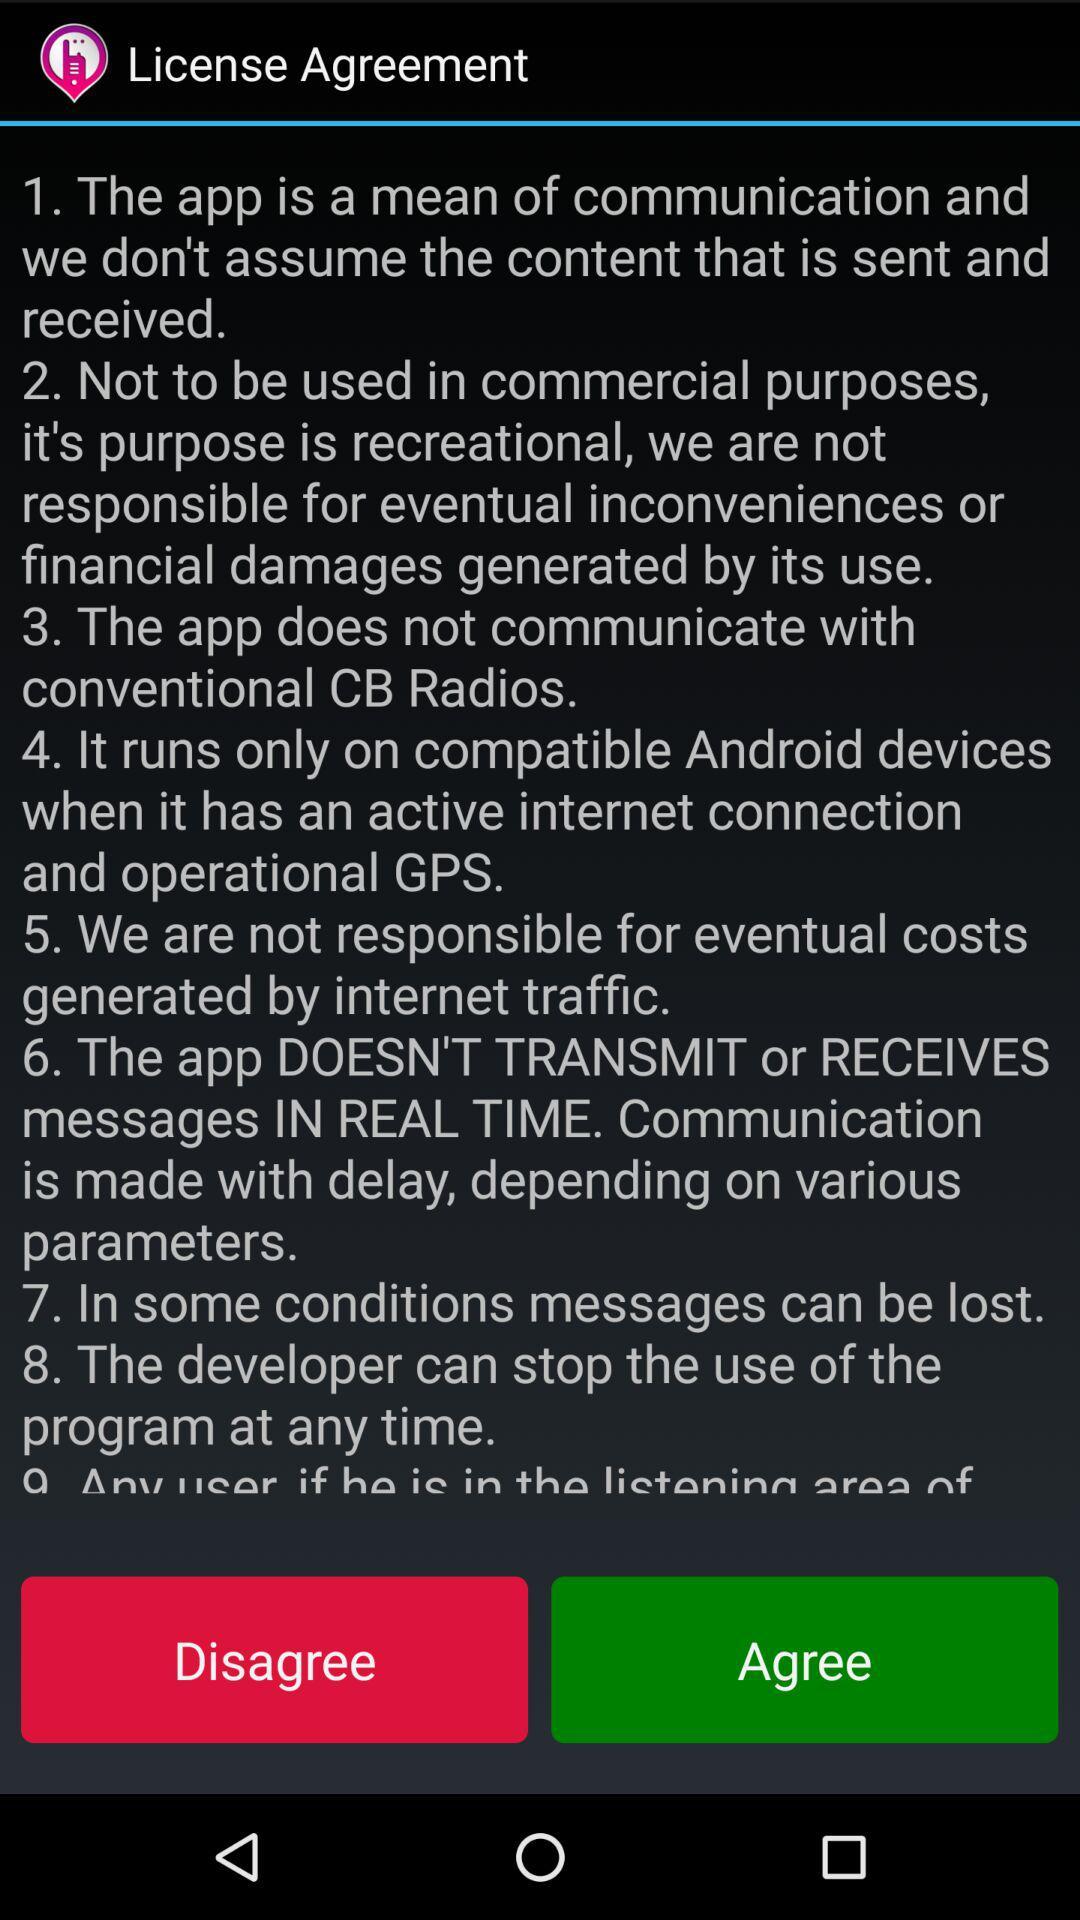 Image resolution: width=1080 pixels, height=1920 pixels. I want to click on the icon next to disagree button, so click(803, 1659).